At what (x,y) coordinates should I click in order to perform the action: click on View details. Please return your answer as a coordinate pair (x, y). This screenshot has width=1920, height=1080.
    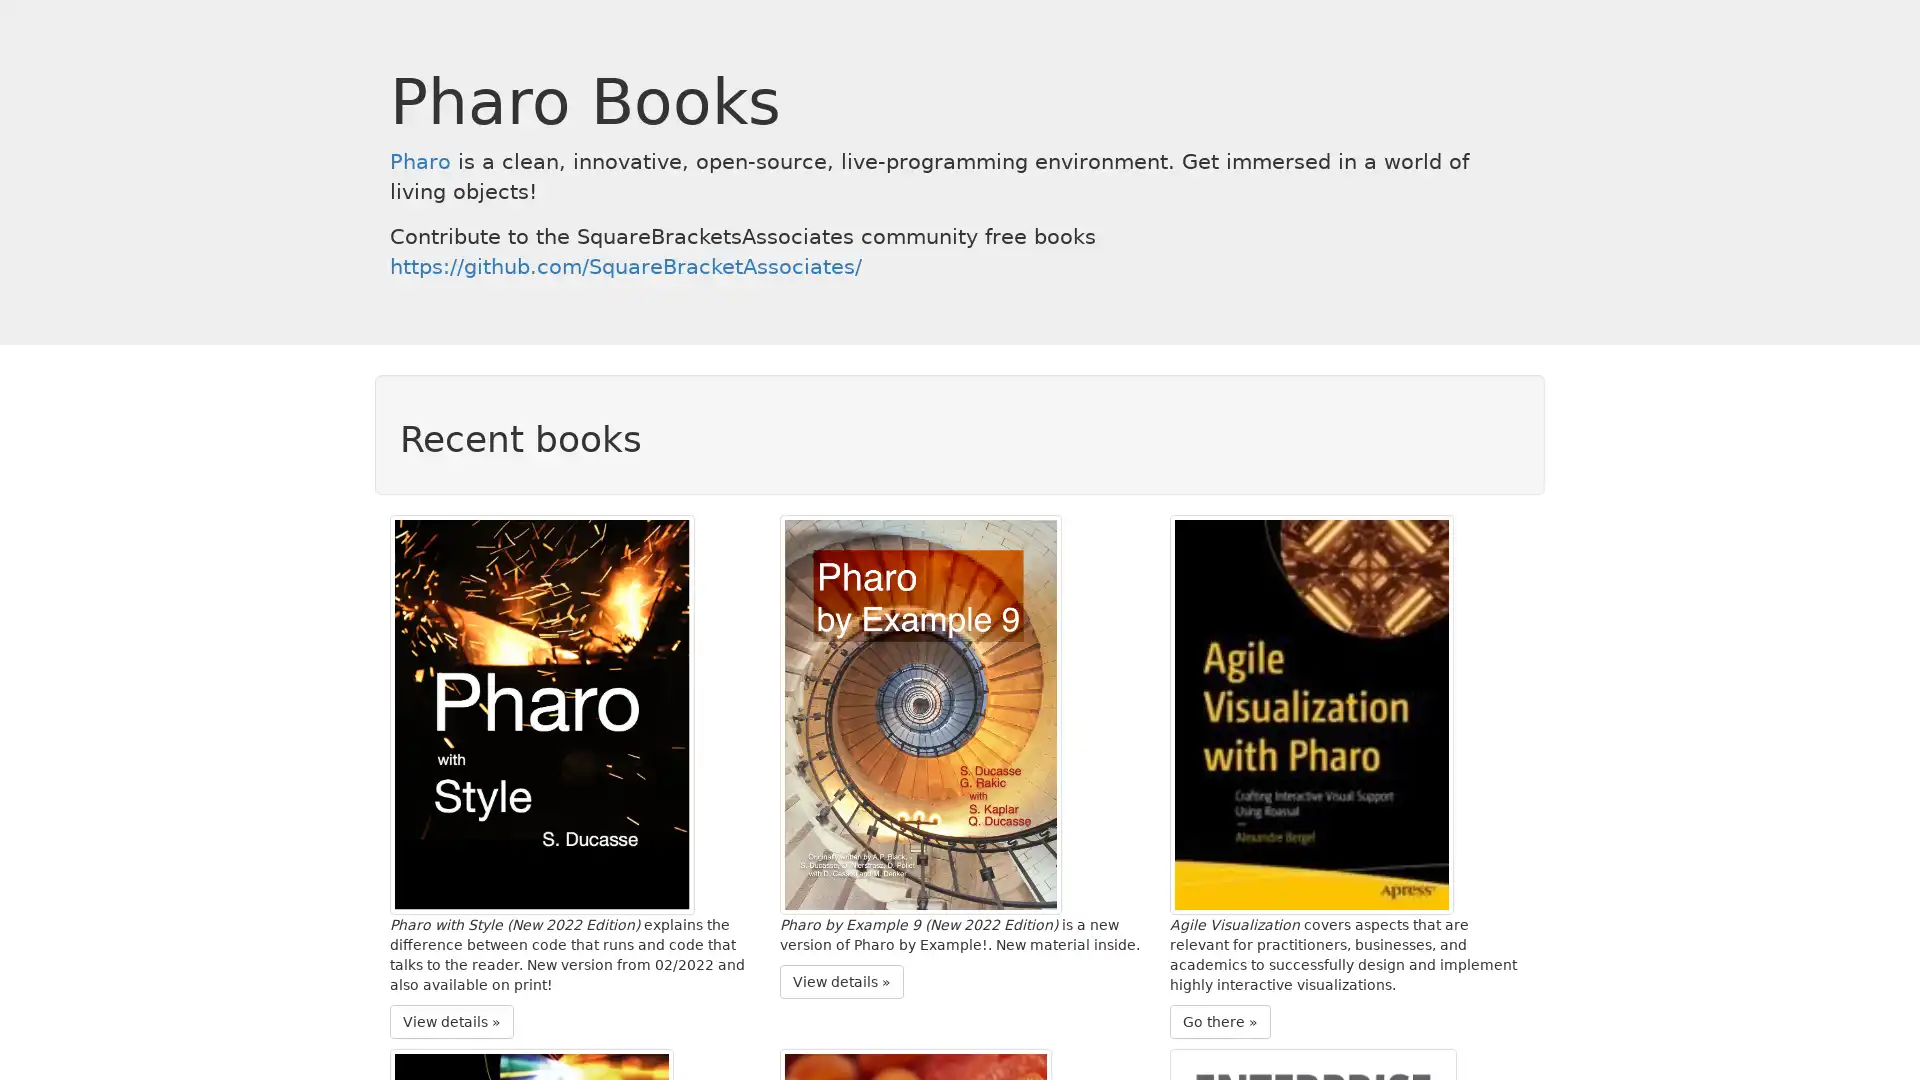
    Looking at the image, I should click on (841, 979).